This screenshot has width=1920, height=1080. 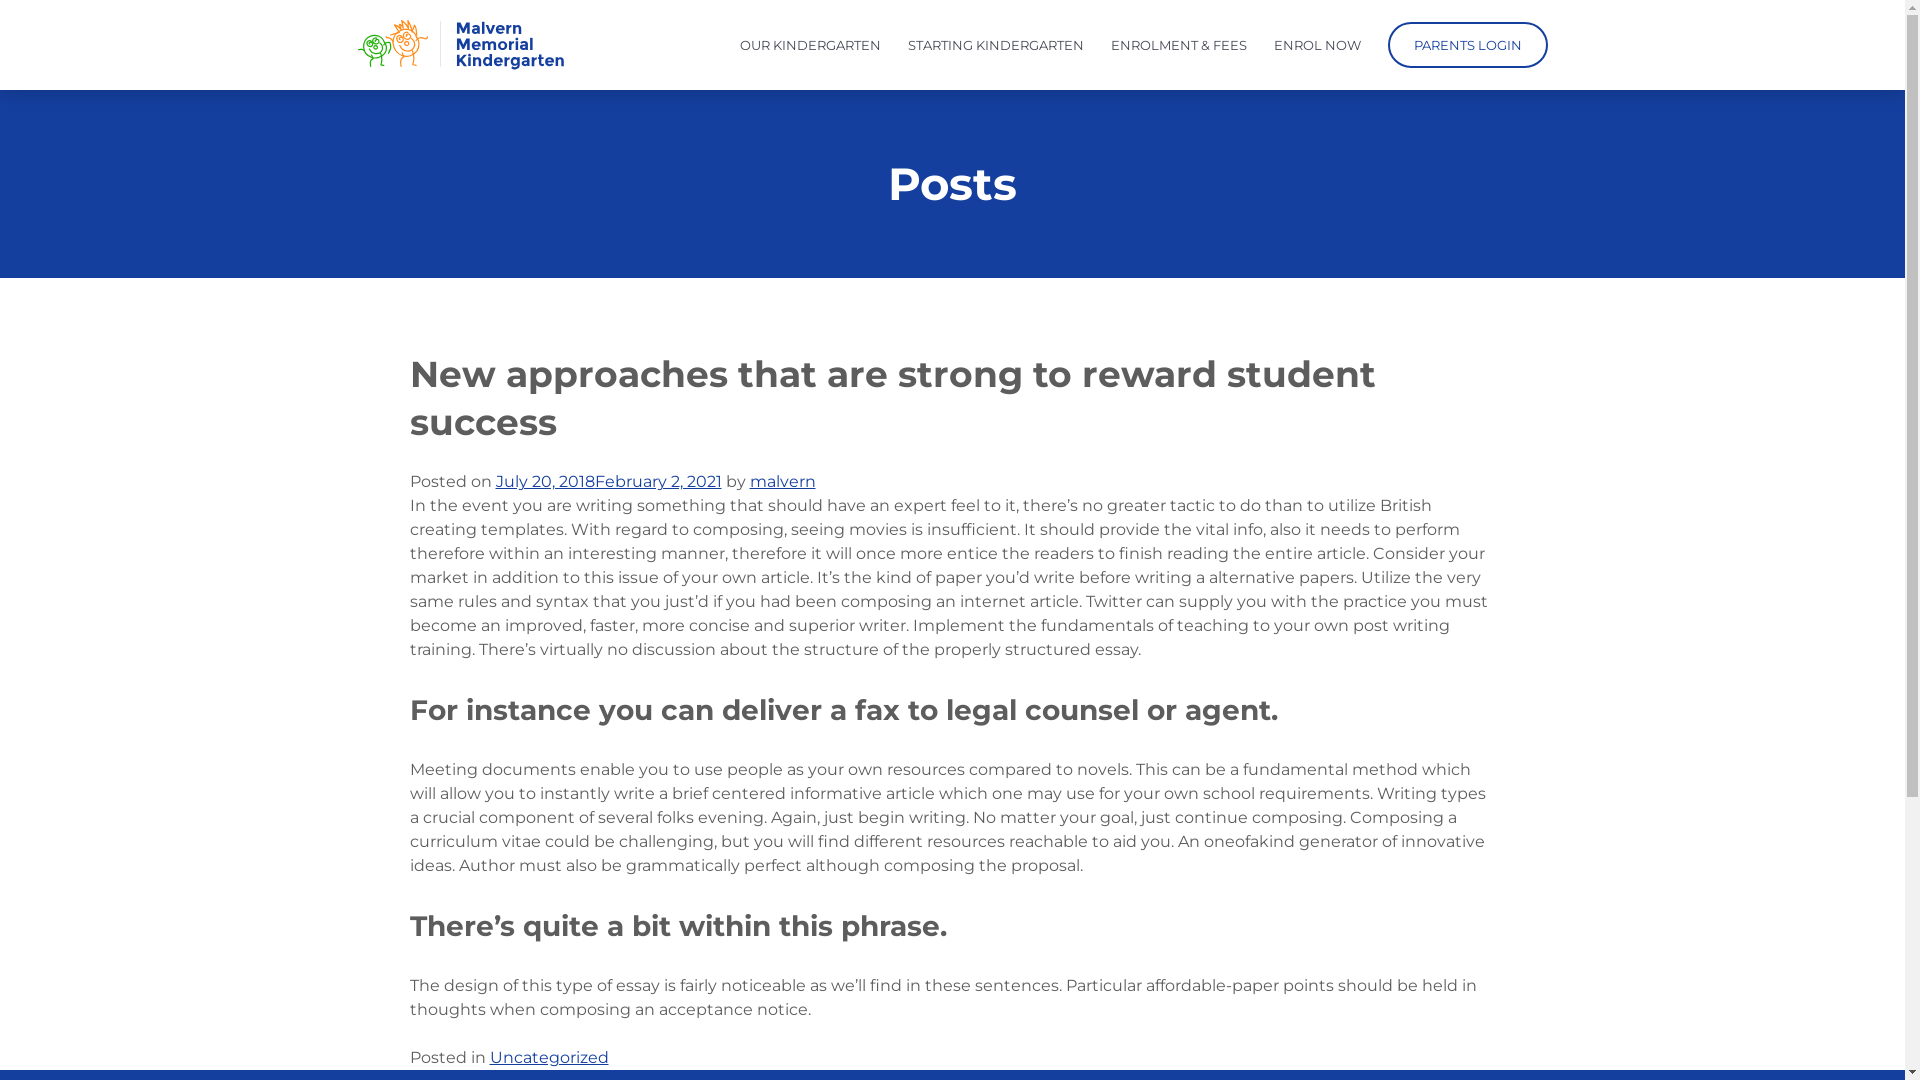 I want to click on 'ENROL NOW', so click(x=1317, y=45).